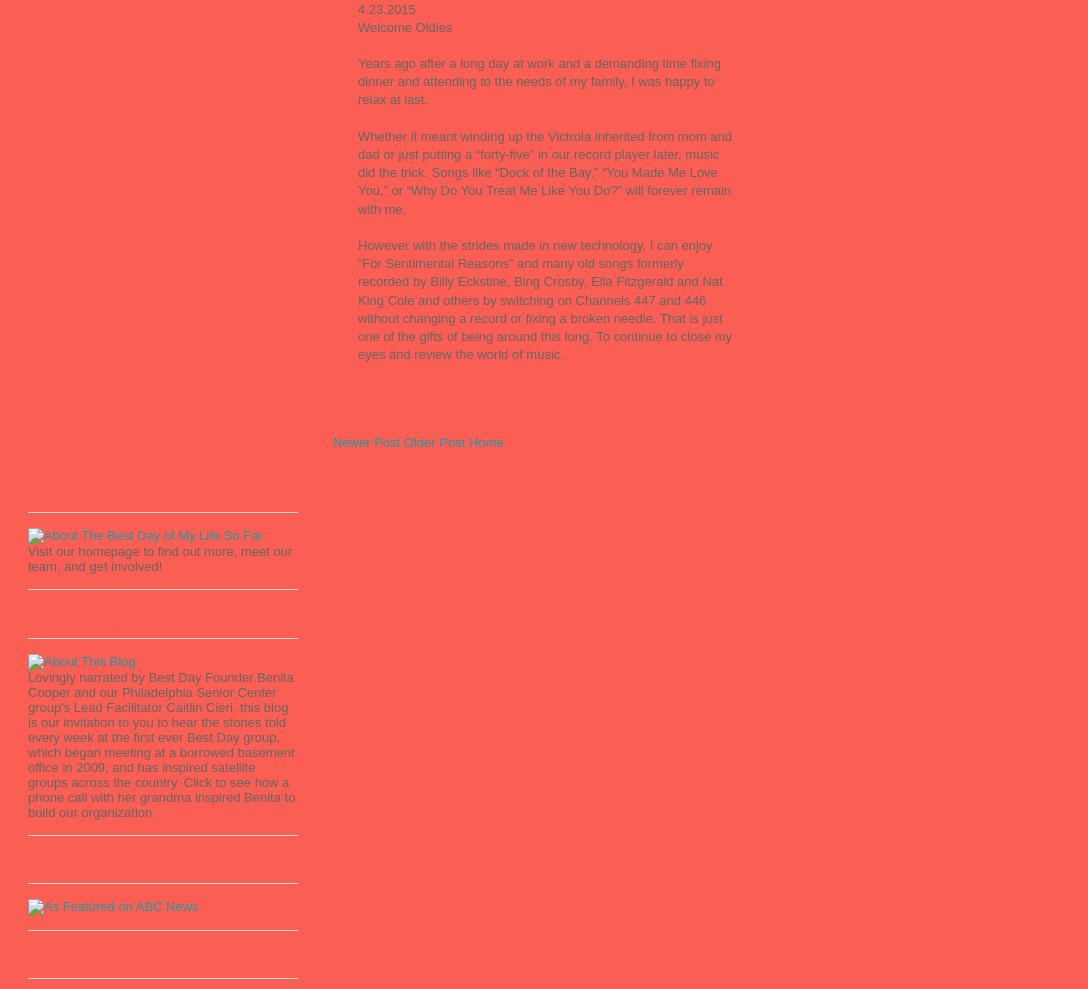 This screenshot has height=989, width=1088. What do you see at coordinates (159, 557) in the screenshot?
I see `'Visit our homepage to find out more, meet our team, and get involved!'` at bounding box center [159, 557].